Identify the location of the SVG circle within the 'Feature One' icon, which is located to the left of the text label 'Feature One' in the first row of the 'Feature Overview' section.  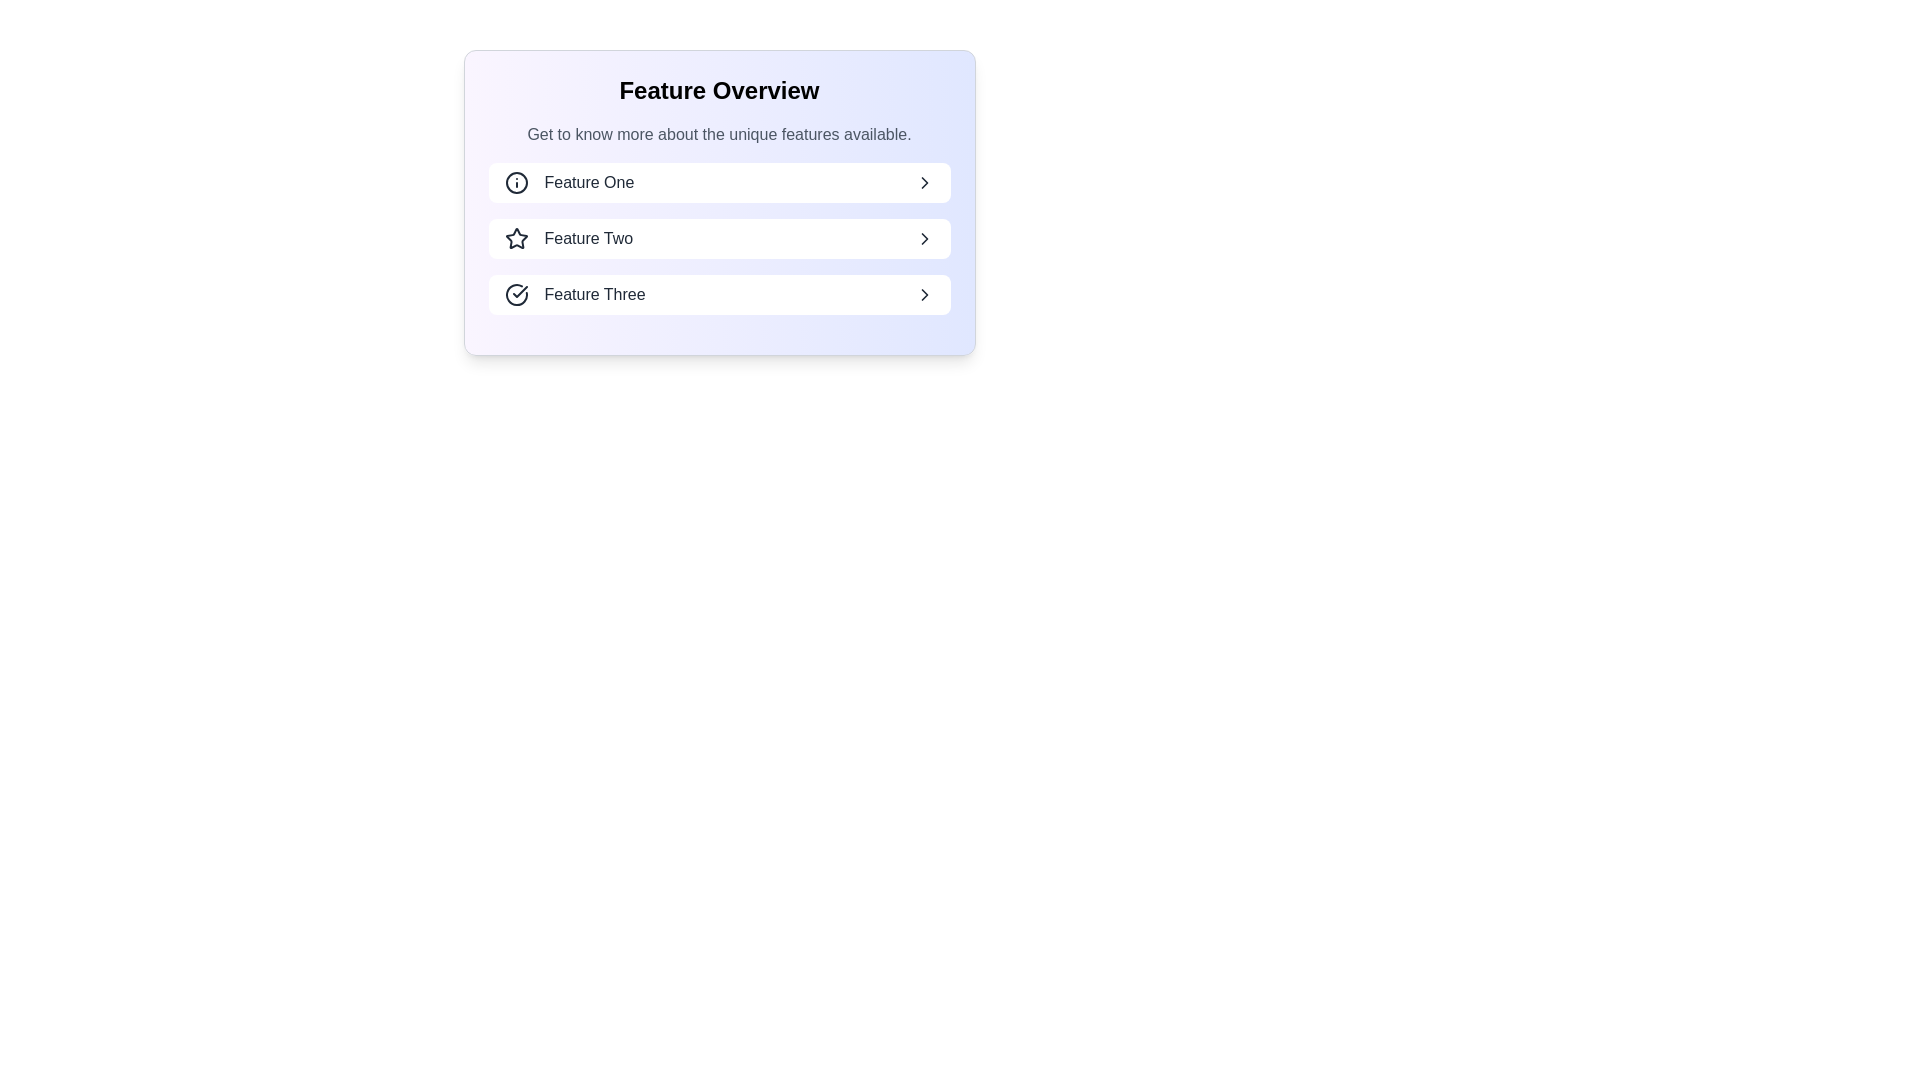
(516, 182).